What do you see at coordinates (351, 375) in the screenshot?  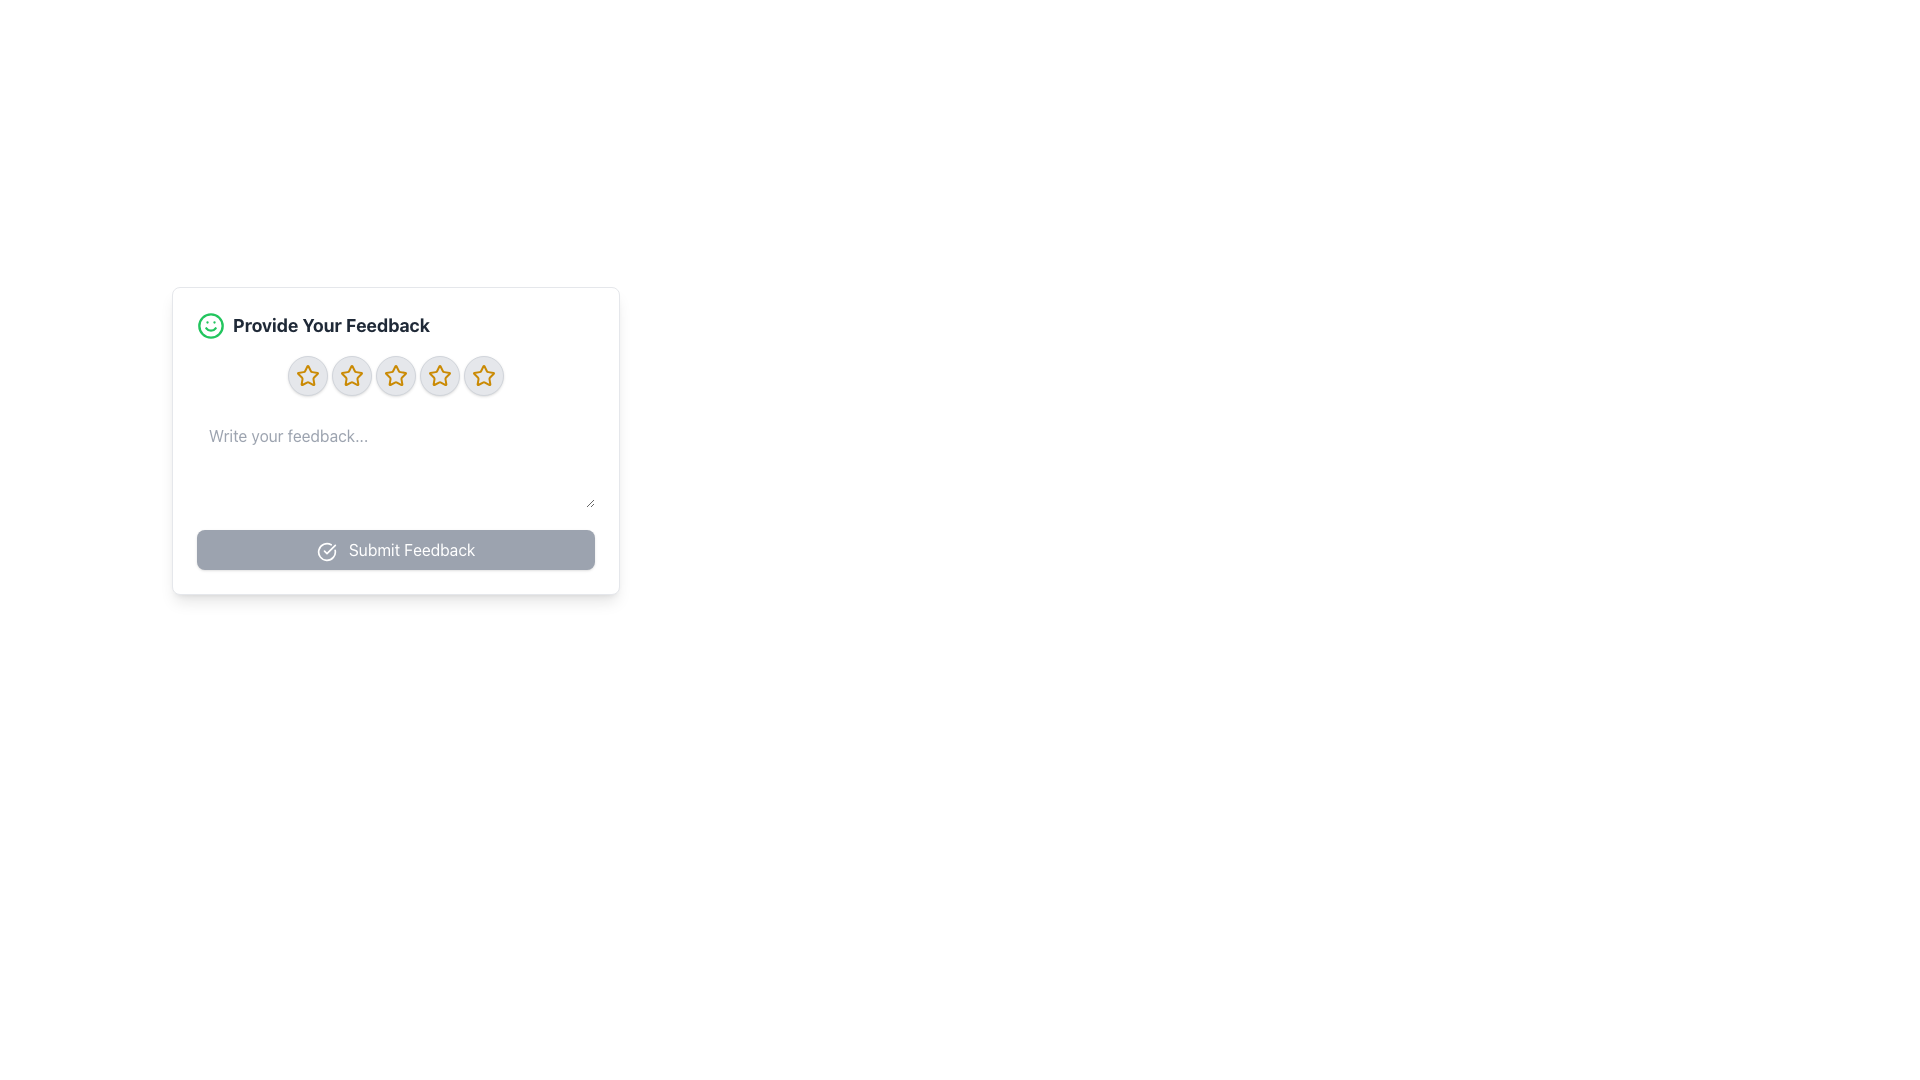 I see `the second star button` at bounding box center [351, 375].